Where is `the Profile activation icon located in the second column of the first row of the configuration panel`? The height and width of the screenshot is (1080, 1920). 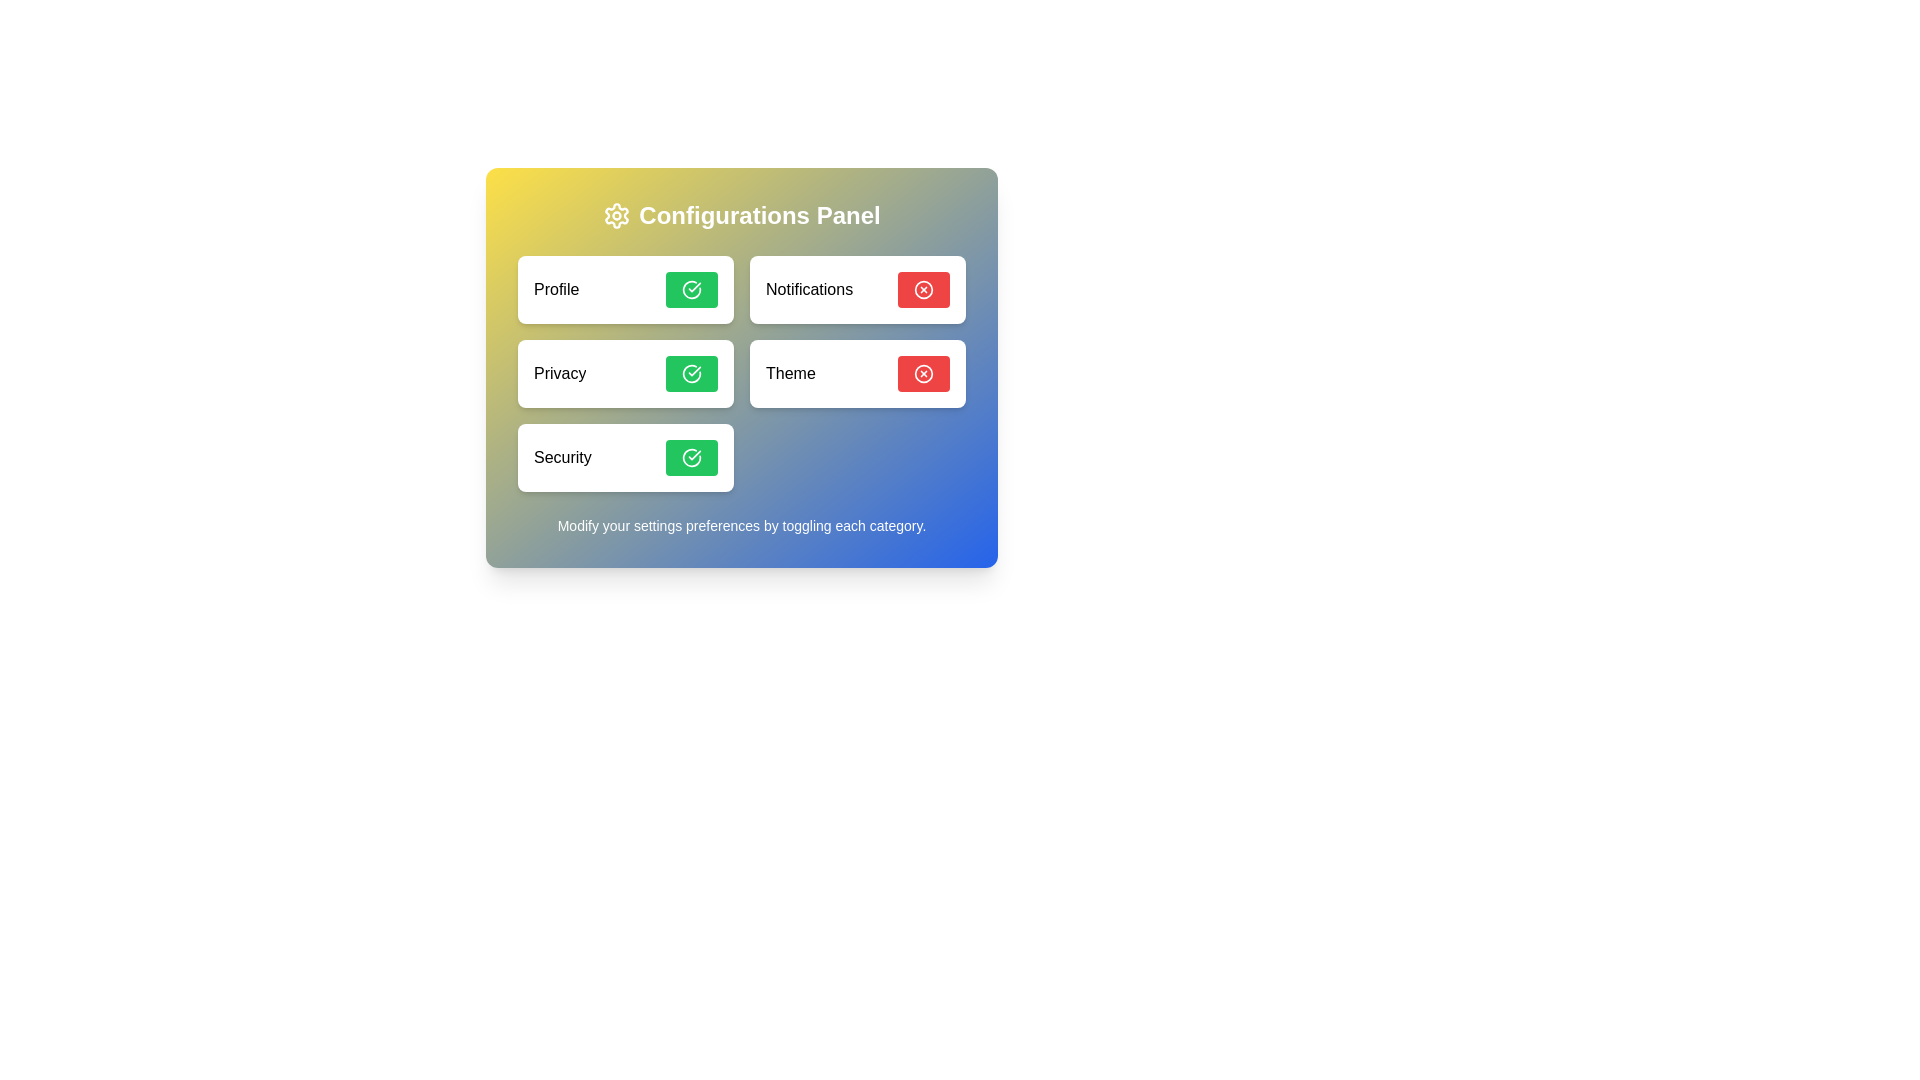 the Profile activation icon located in the second column of the first row of the configuration panel is located at coordinates (691, 289).